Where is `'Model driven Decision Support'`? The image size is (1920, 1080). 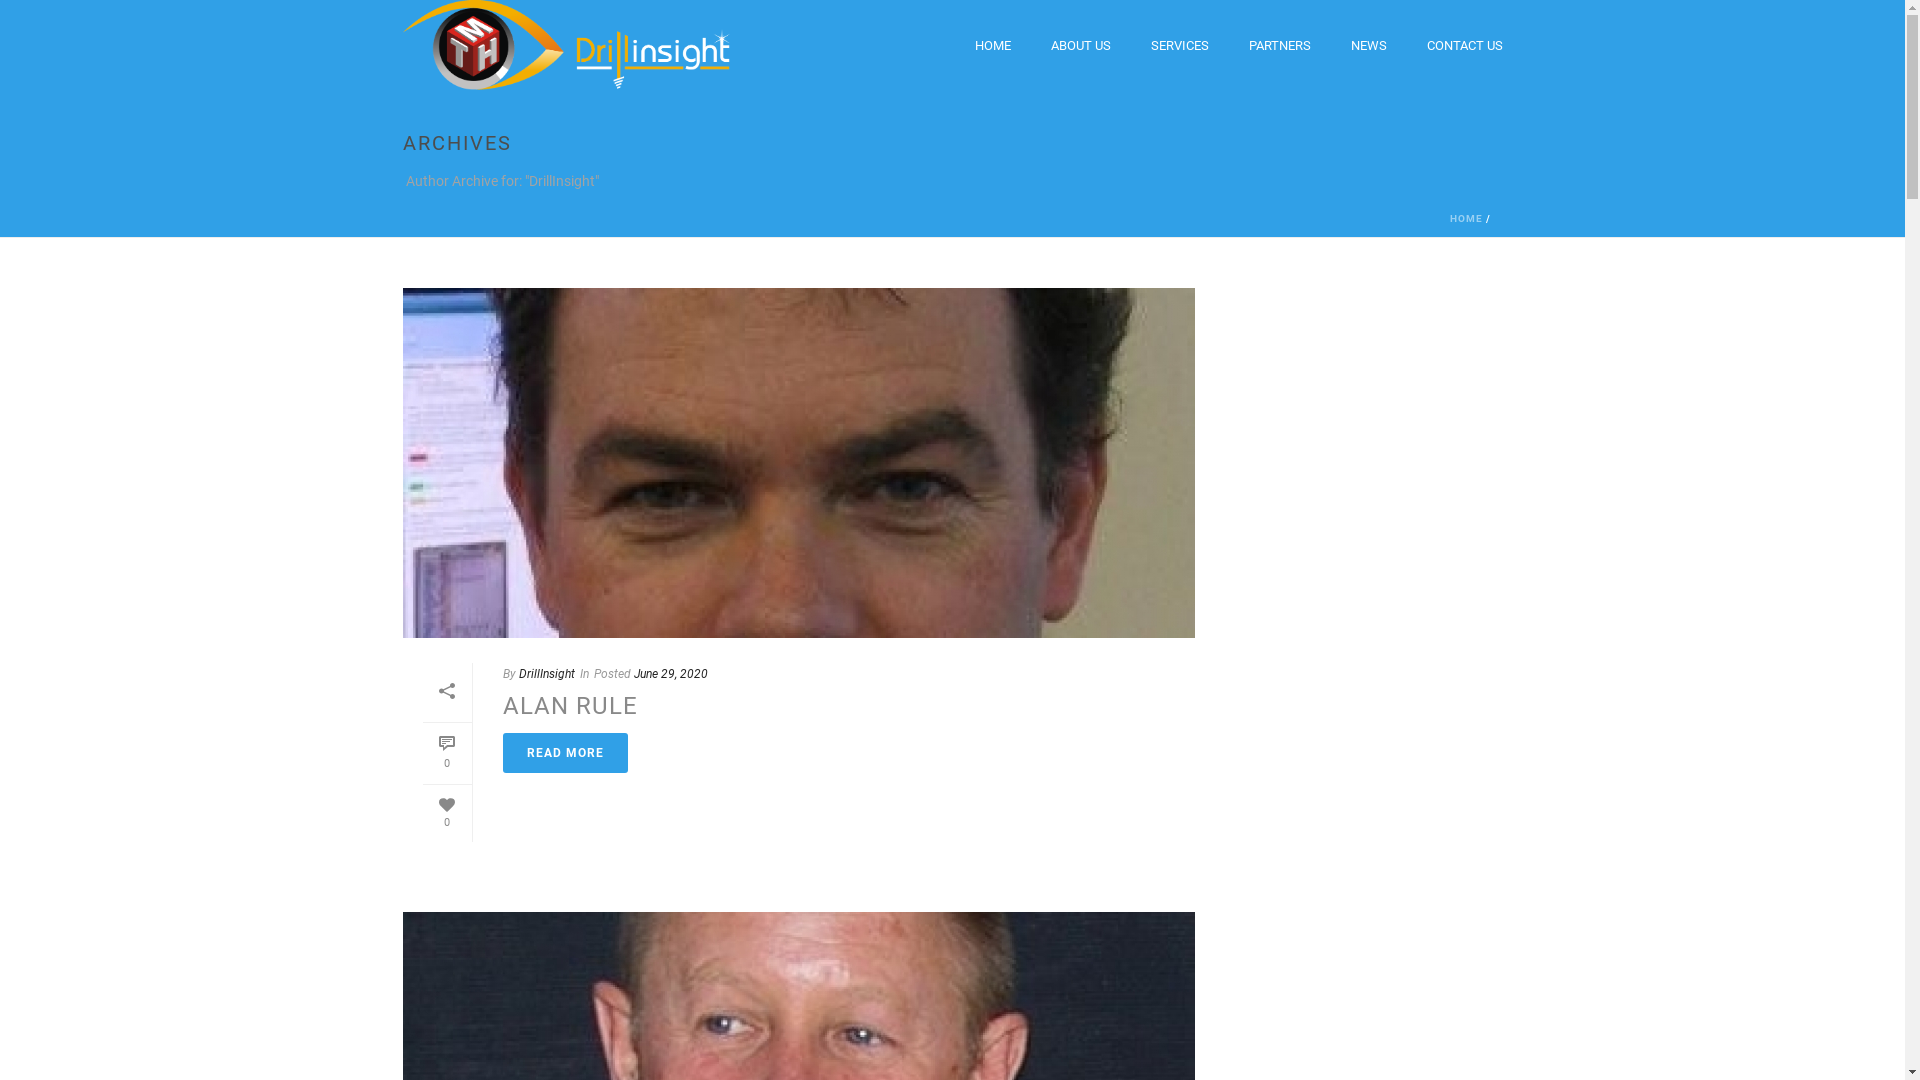 'Model driven Decision Support' is located at coordinates (564, 45).